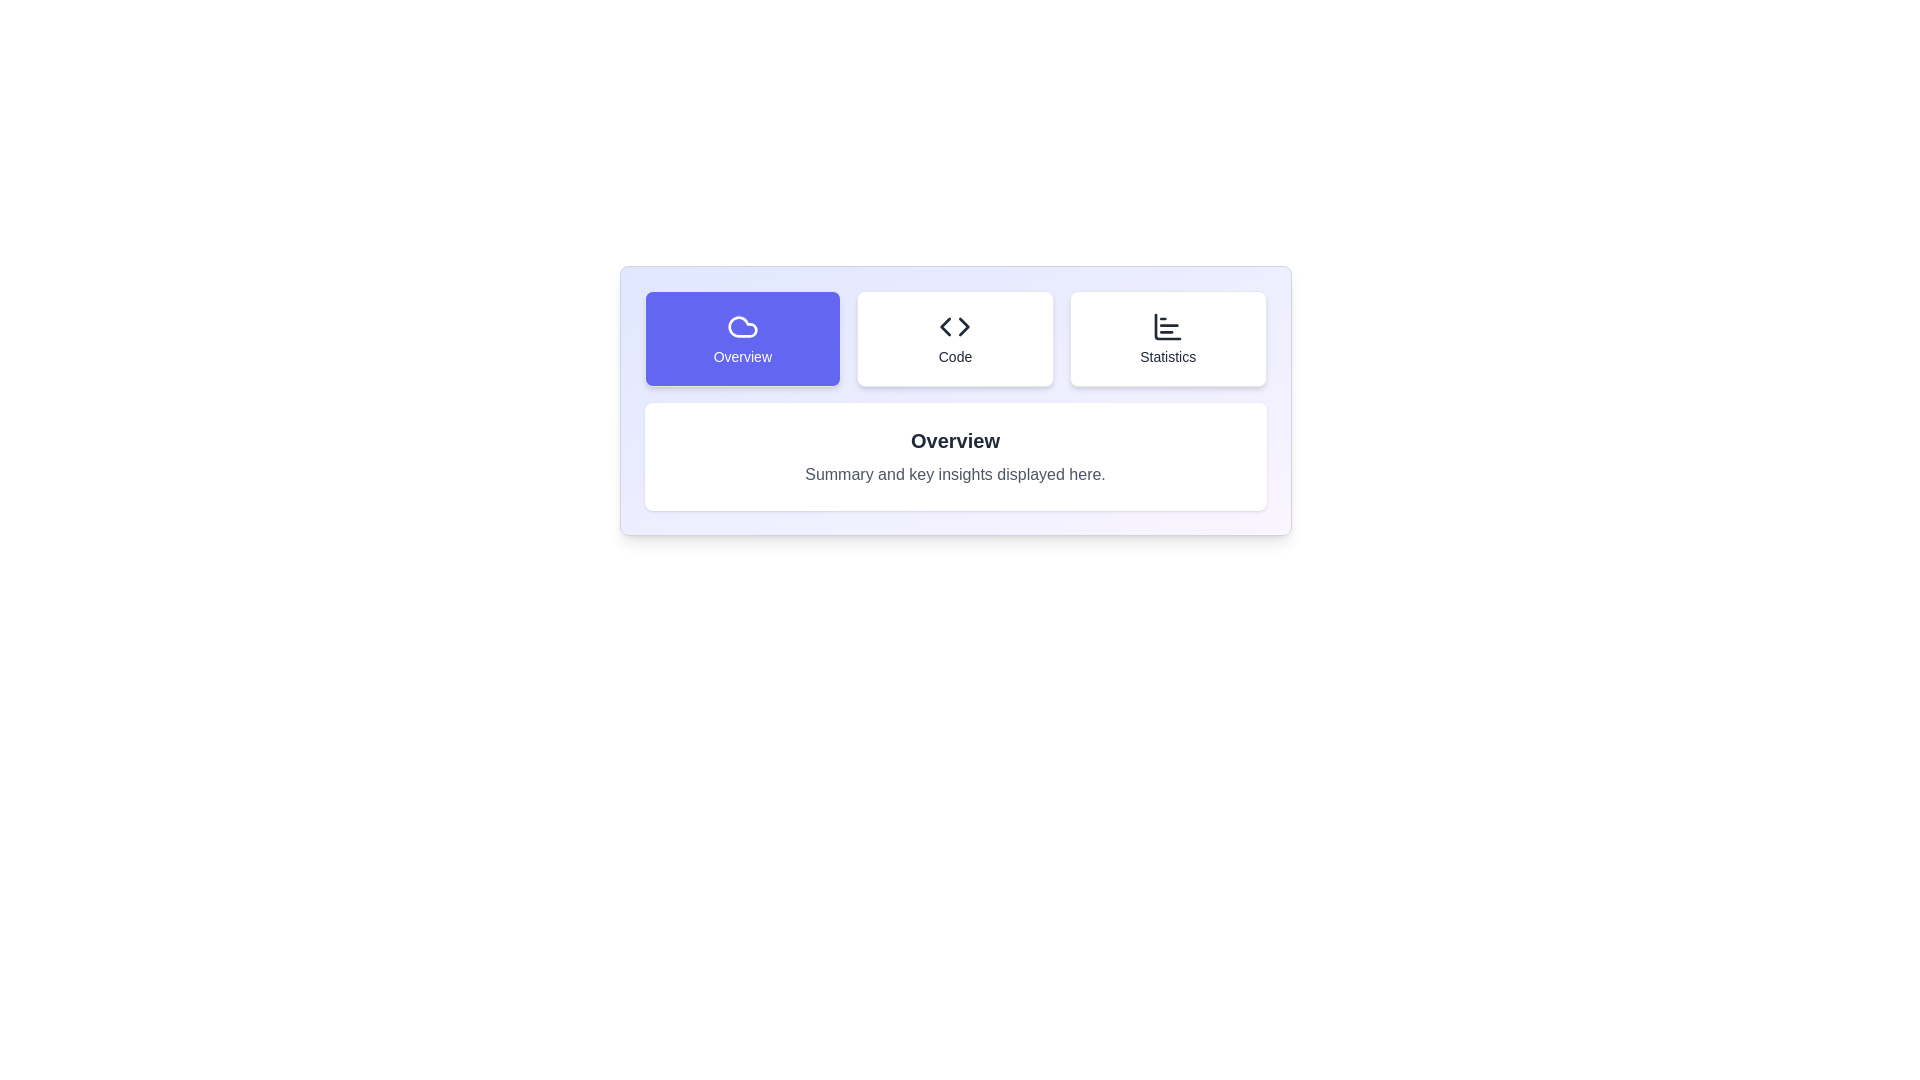  I want to click on the tab labeled 'Code' to observe the visual effect, so click(954, 338).